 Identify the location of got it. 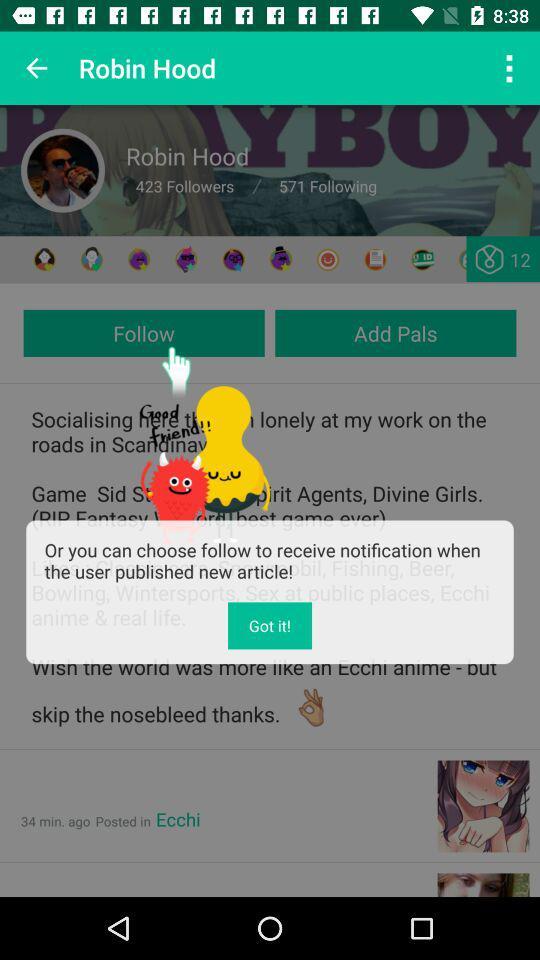
(270, 624).